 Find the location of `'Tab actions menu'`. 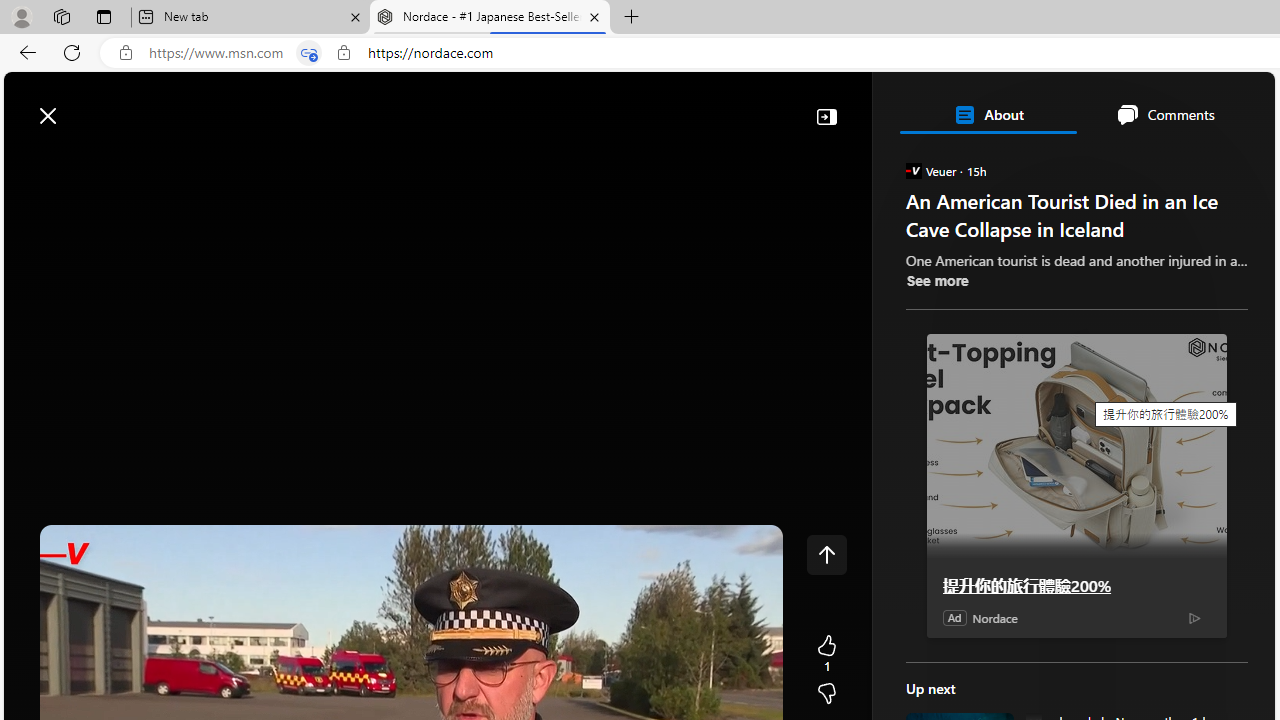

'Tab actions menu' is located at coordinates (103, 16).